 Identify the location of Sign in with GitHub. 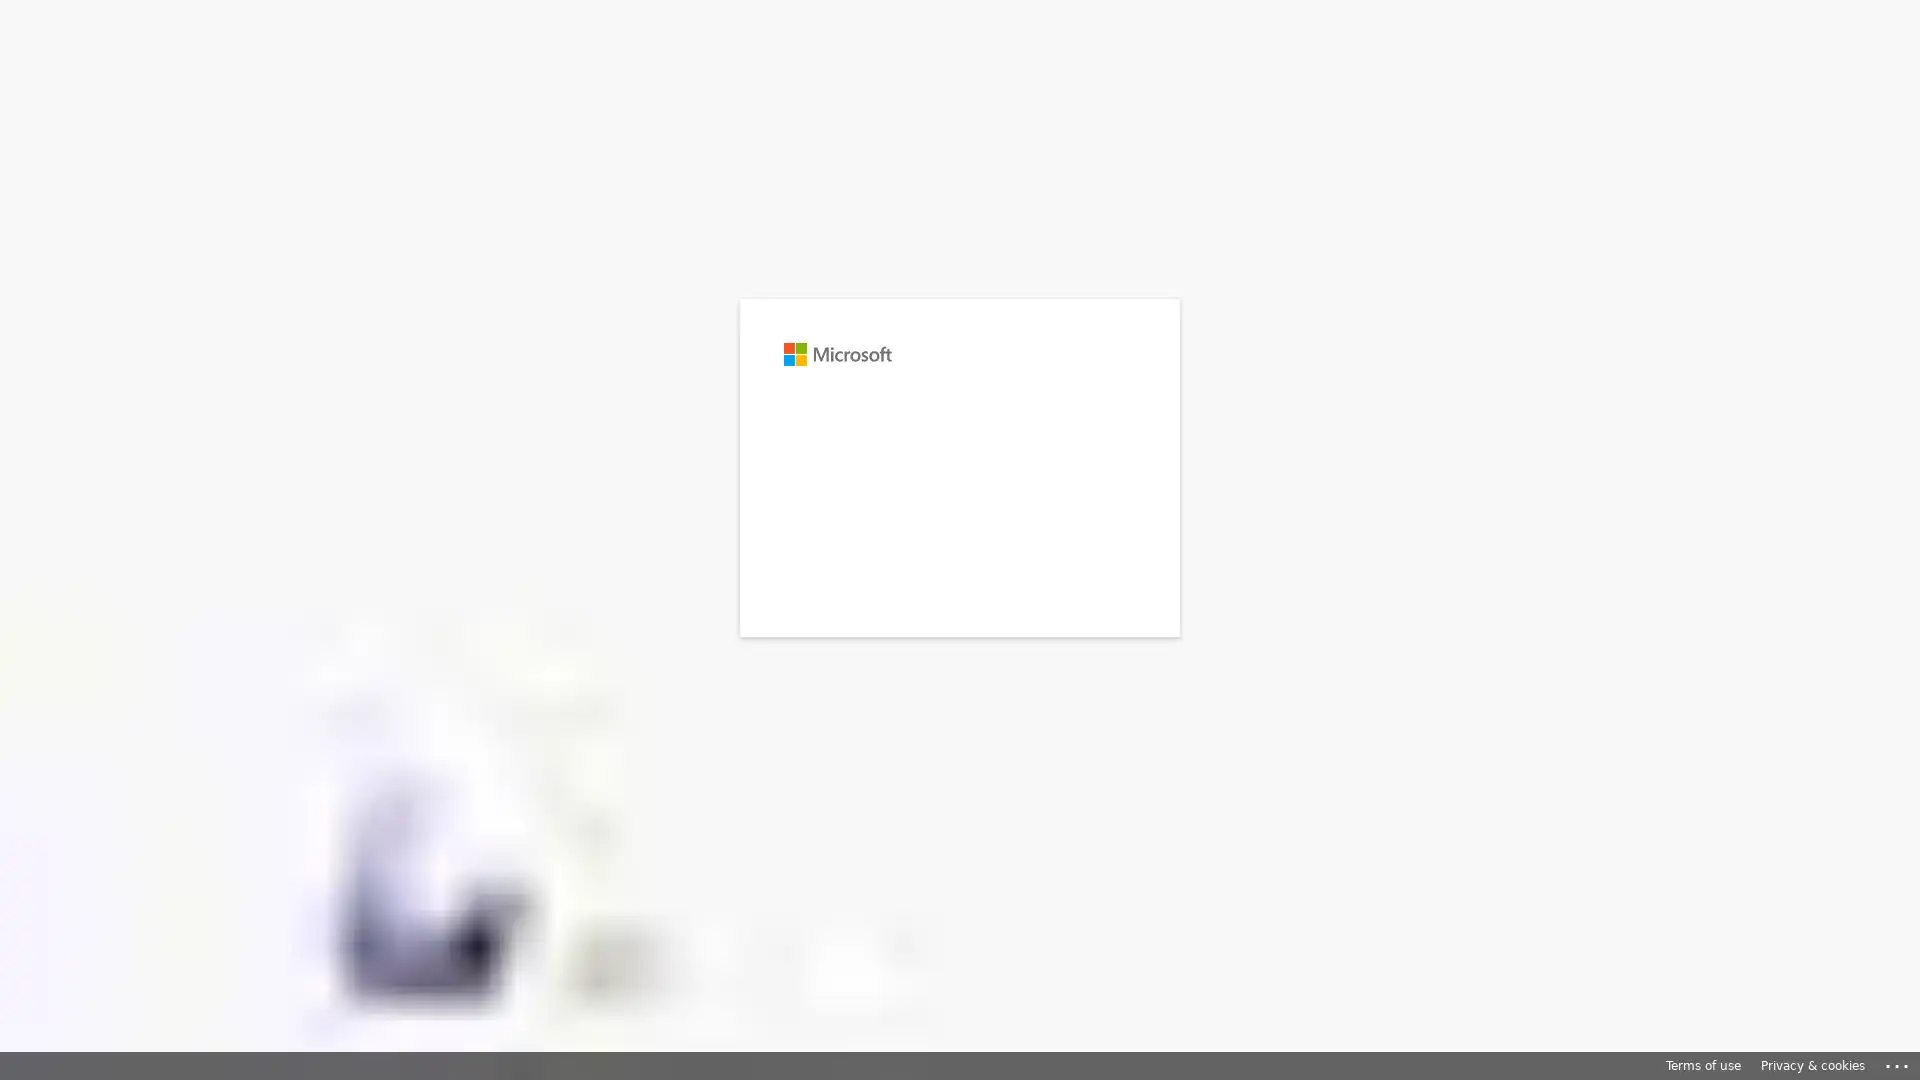
(960, 680).